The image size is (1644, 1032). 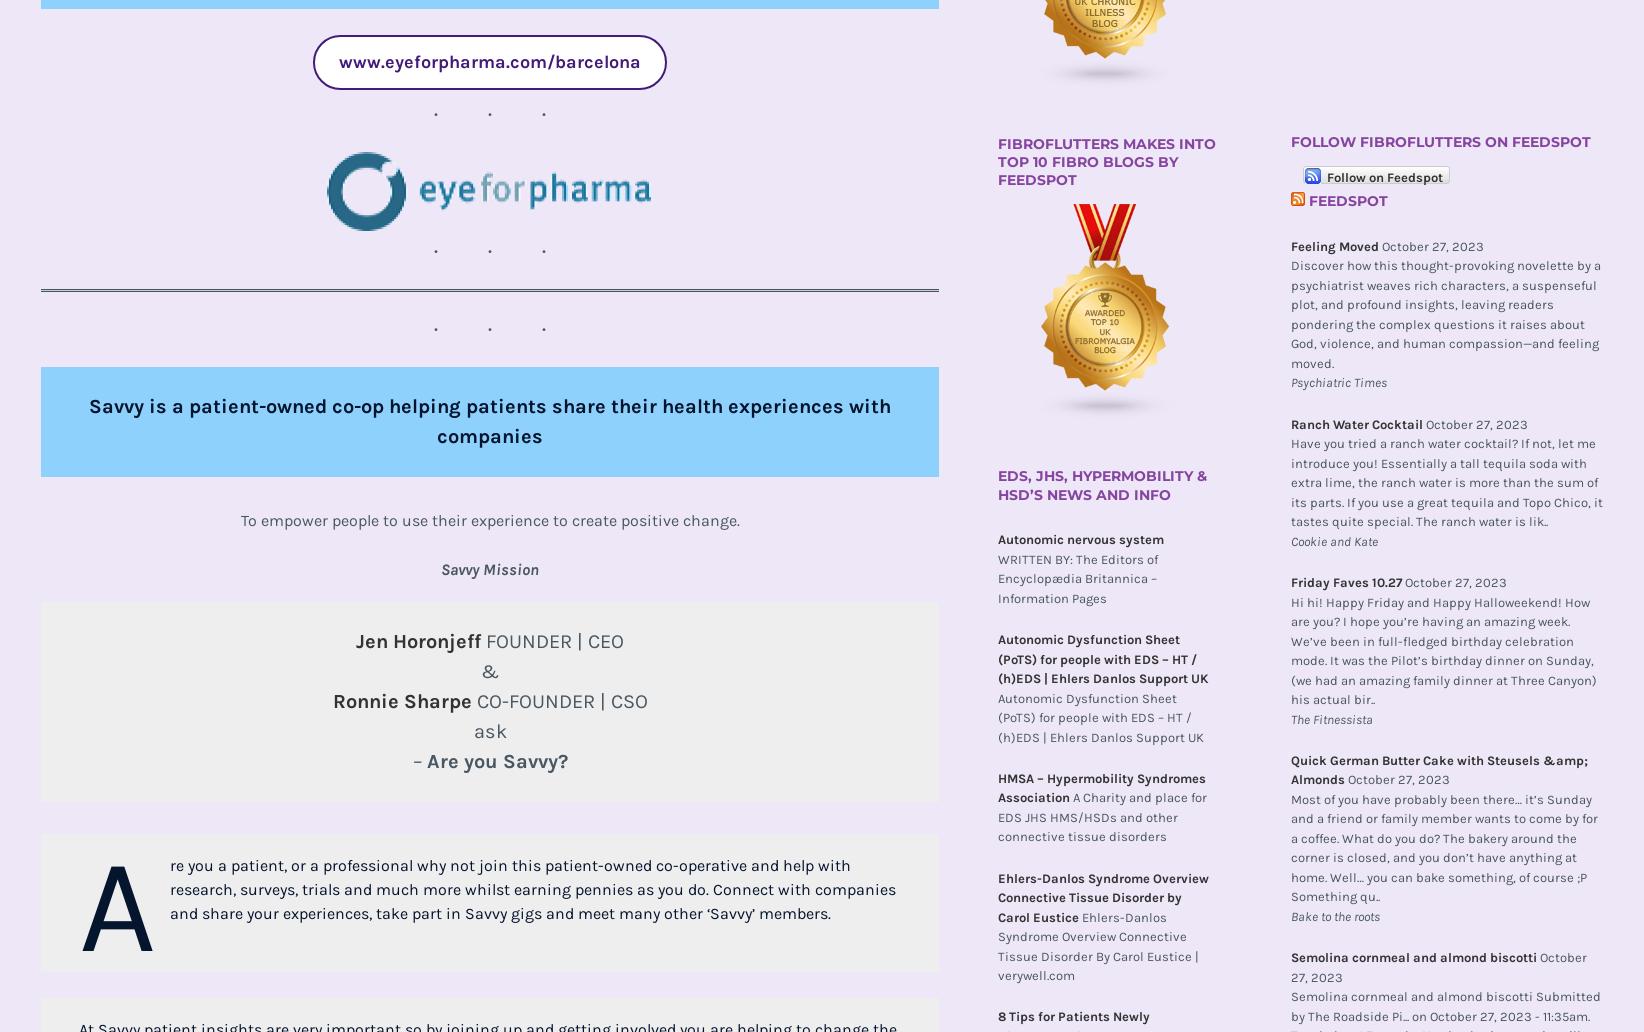 I want to click on 'Quick German Butter Cake with Steusels &amp;
Almonds', so click(x=1437, y=768).